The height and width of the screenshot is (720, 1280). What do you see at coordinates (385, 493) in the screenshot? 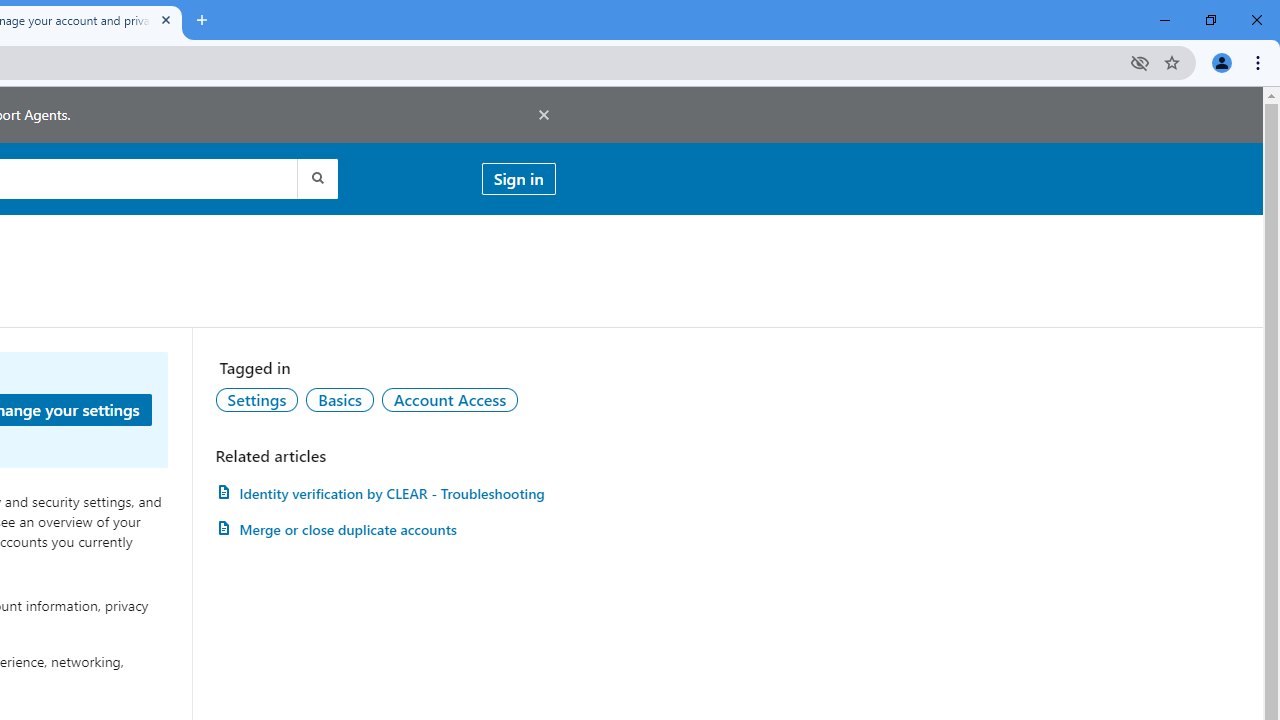
I see `'AutomationID: article-link-a1457505'` at bounding box center [385, 493].